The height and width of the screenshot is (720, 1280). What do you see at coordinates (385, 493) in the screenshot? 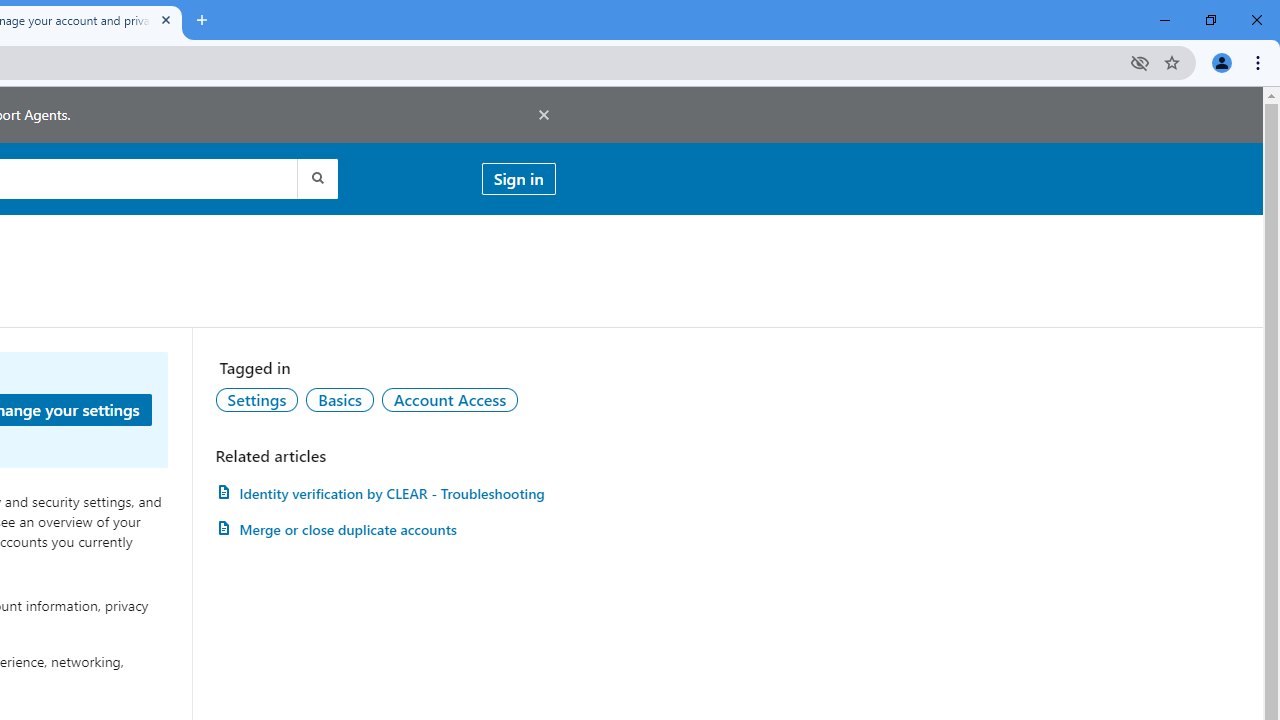
I see `'AutomationID: article-link-a1457505'` at bounding box center [385, 493].